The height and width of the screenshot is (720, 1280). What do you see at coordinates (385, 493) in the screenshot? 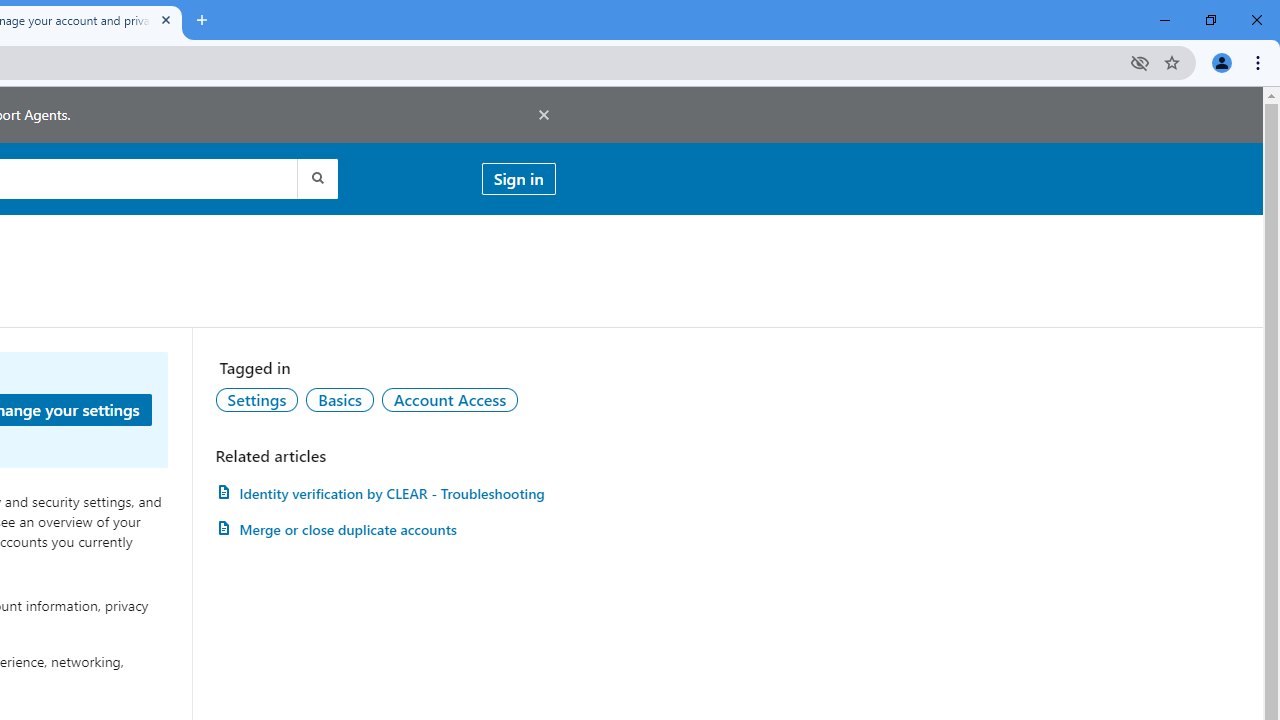
I see `'AutomationID: article-link-a1457505'` at bounding box center [385, 493].